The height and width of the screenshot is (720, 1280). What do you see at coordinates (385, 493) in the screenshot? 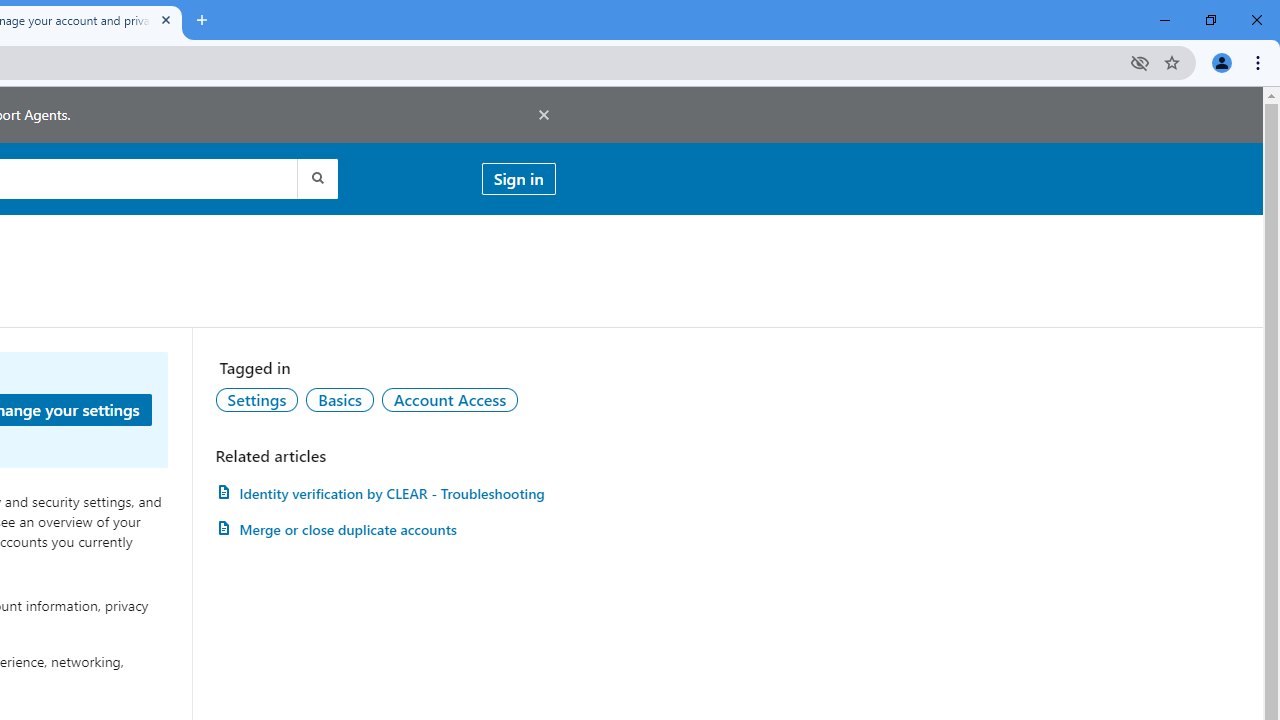
I see `'AutomationID: article-link-a1457505'` at bounding box center [385, 493].